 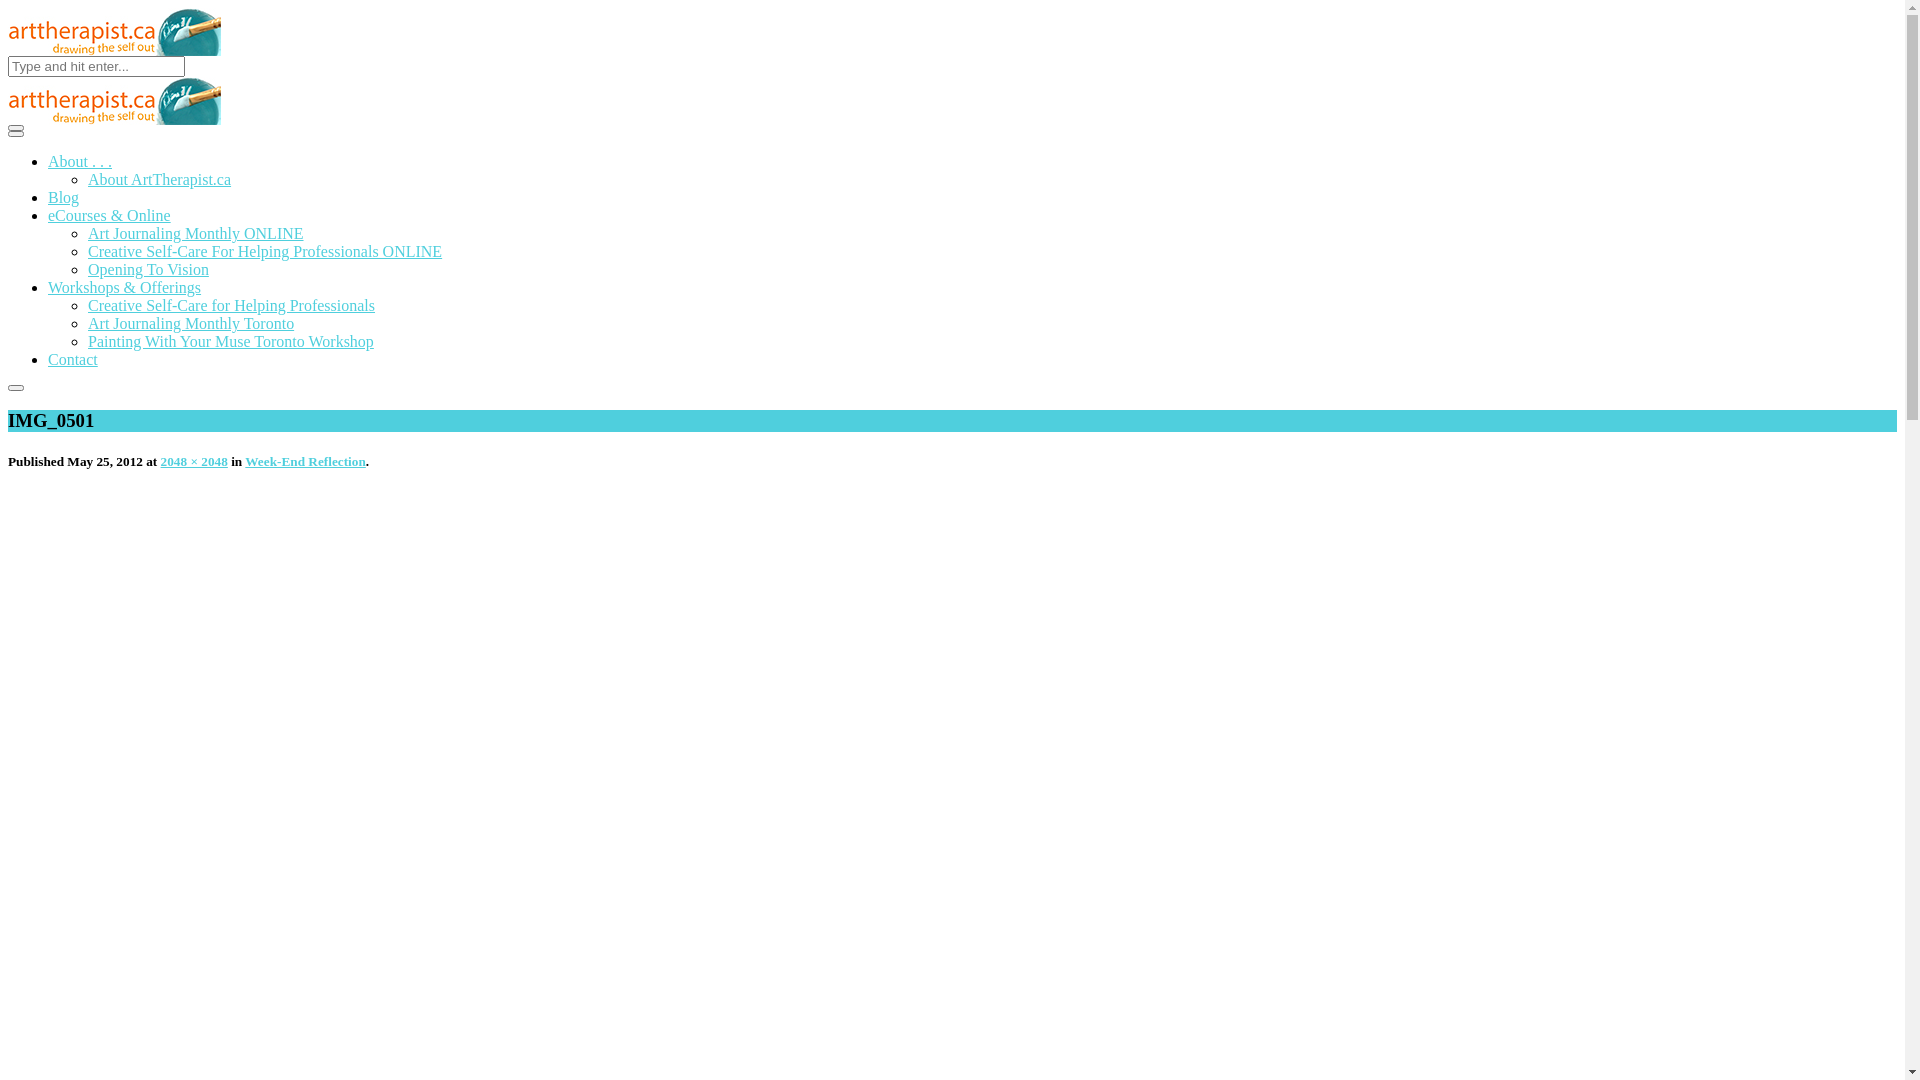 I want to click on 'Creative Self-Care For Helping Professionals ONLINE', so click(x=263, y=250).